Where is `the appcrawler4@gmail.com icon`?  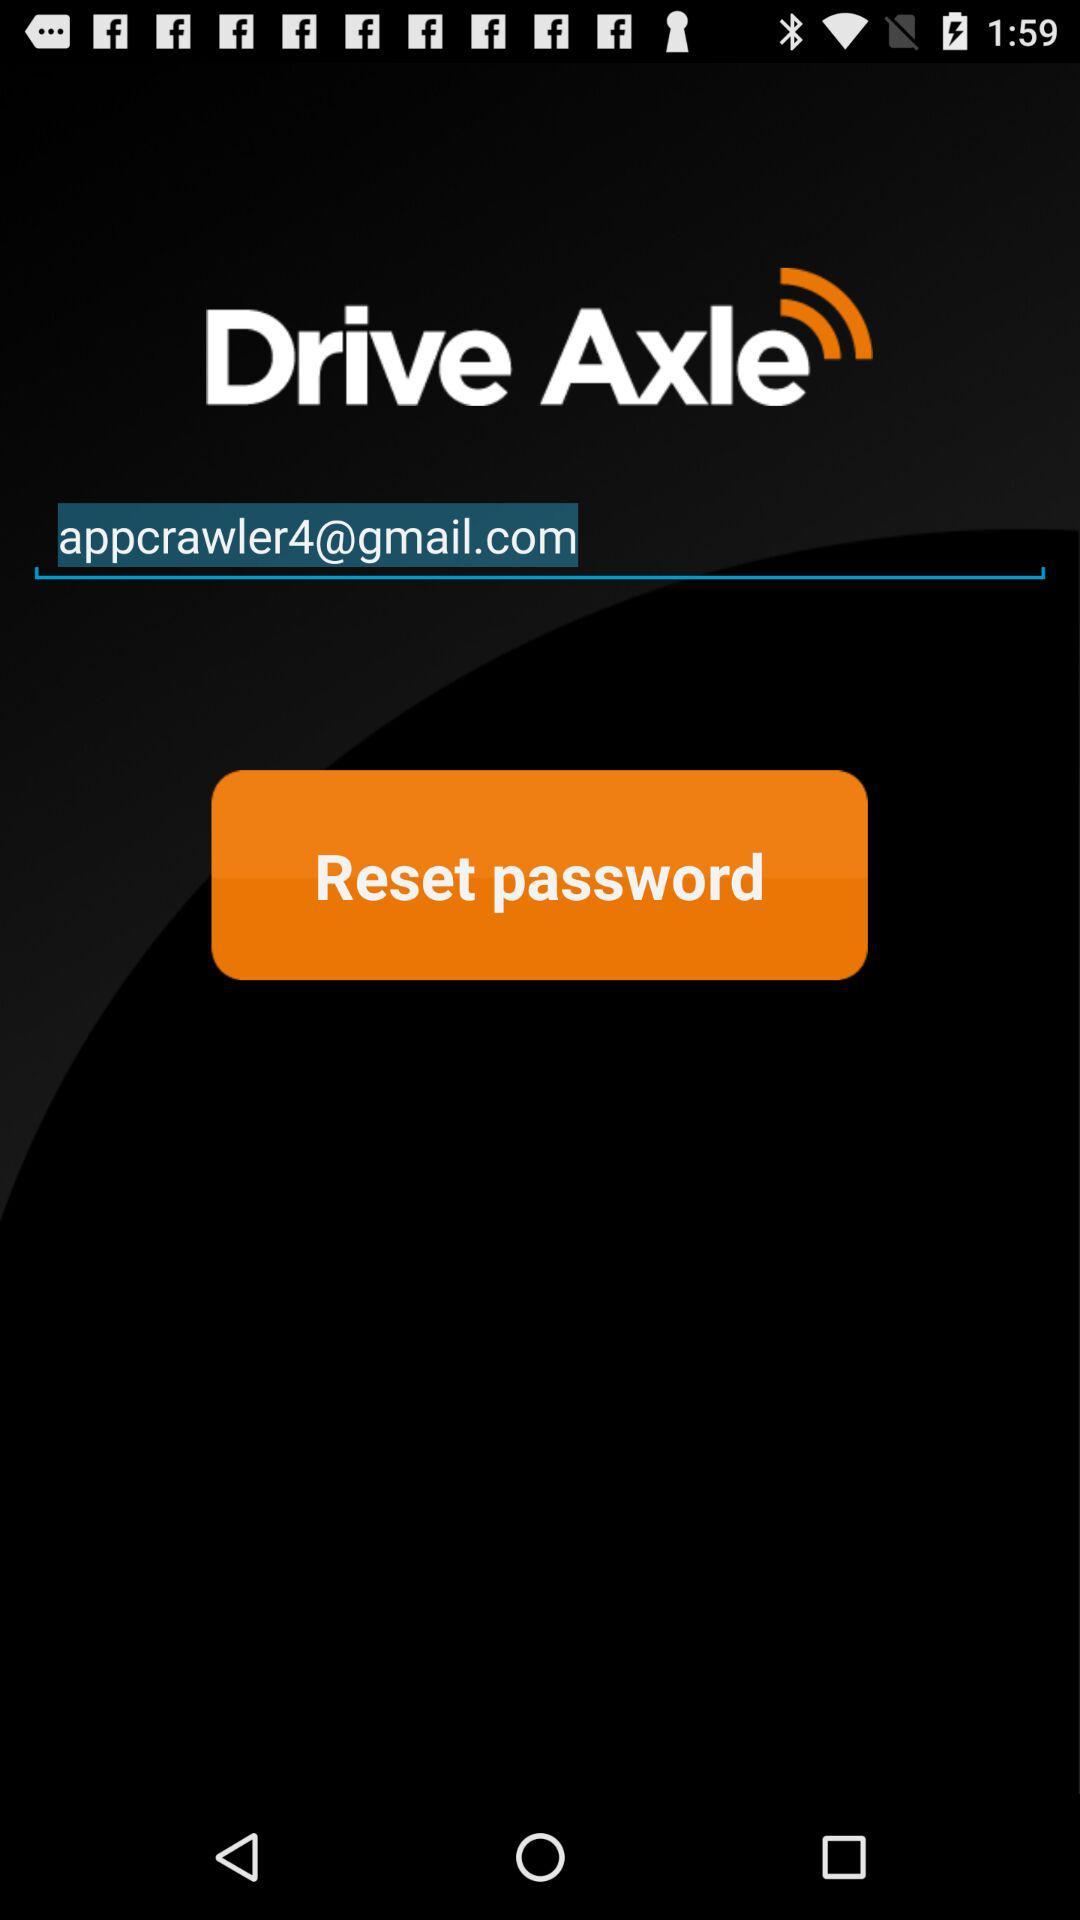 the appcrawler4@gmail.com icon is located at coordinates (540, 536).